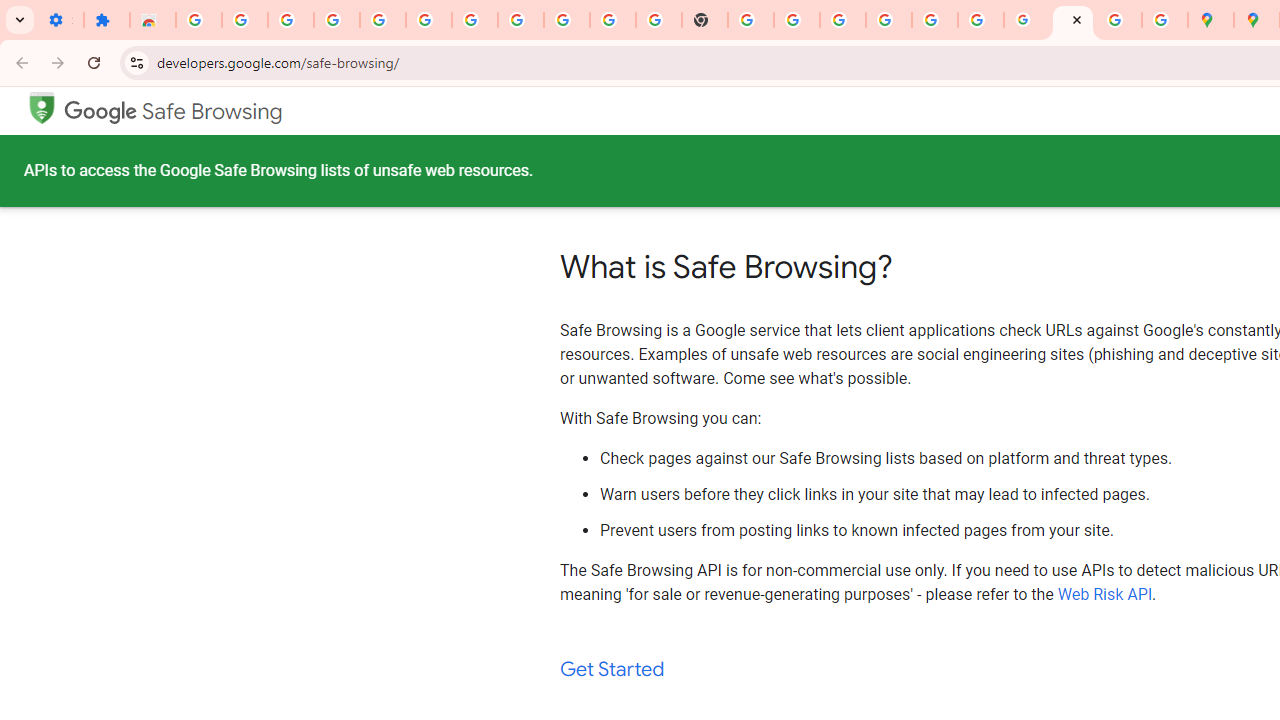  I want to click on 'https://scholar.google.com/', so click(750, 20).